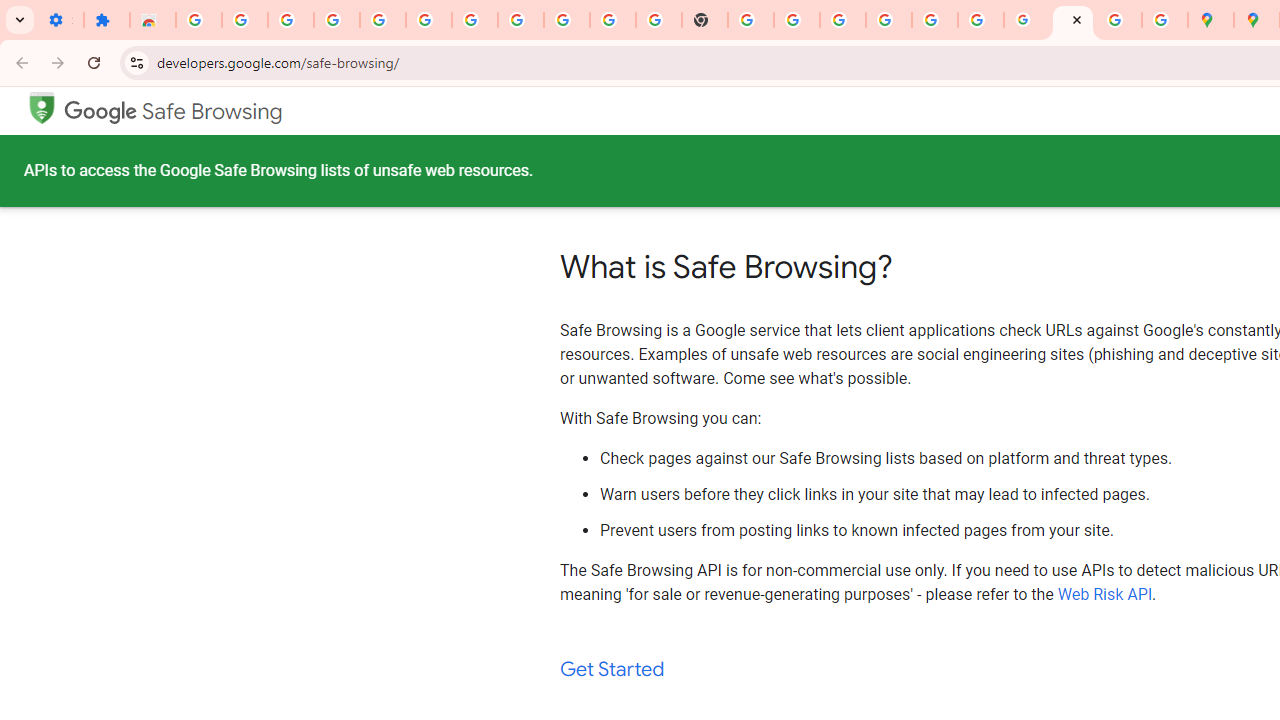  I want to click on 'https://scholar.google.com/', so click(750, 20).